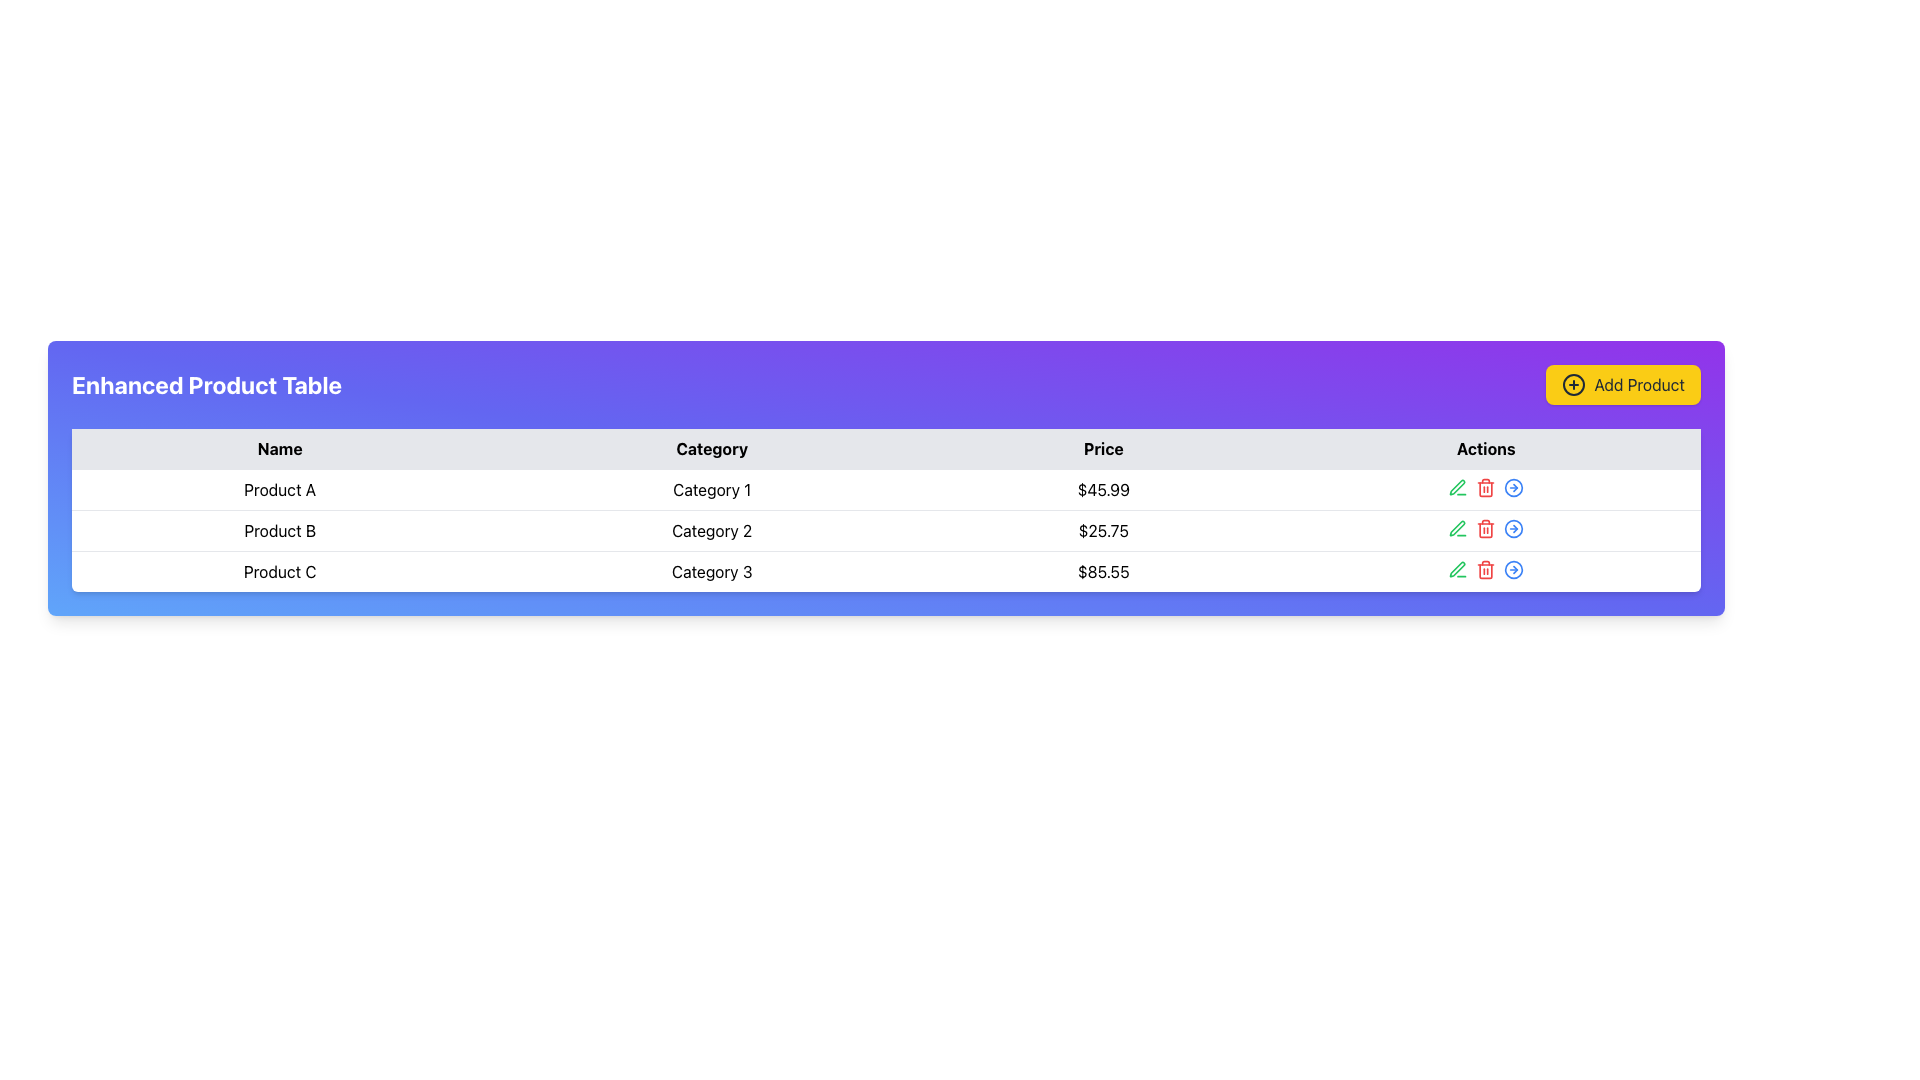  Describe the element at coordinates (1486, 527) in the screenshot. I see `the red trash icon in the Actions column of the product table` at that location.